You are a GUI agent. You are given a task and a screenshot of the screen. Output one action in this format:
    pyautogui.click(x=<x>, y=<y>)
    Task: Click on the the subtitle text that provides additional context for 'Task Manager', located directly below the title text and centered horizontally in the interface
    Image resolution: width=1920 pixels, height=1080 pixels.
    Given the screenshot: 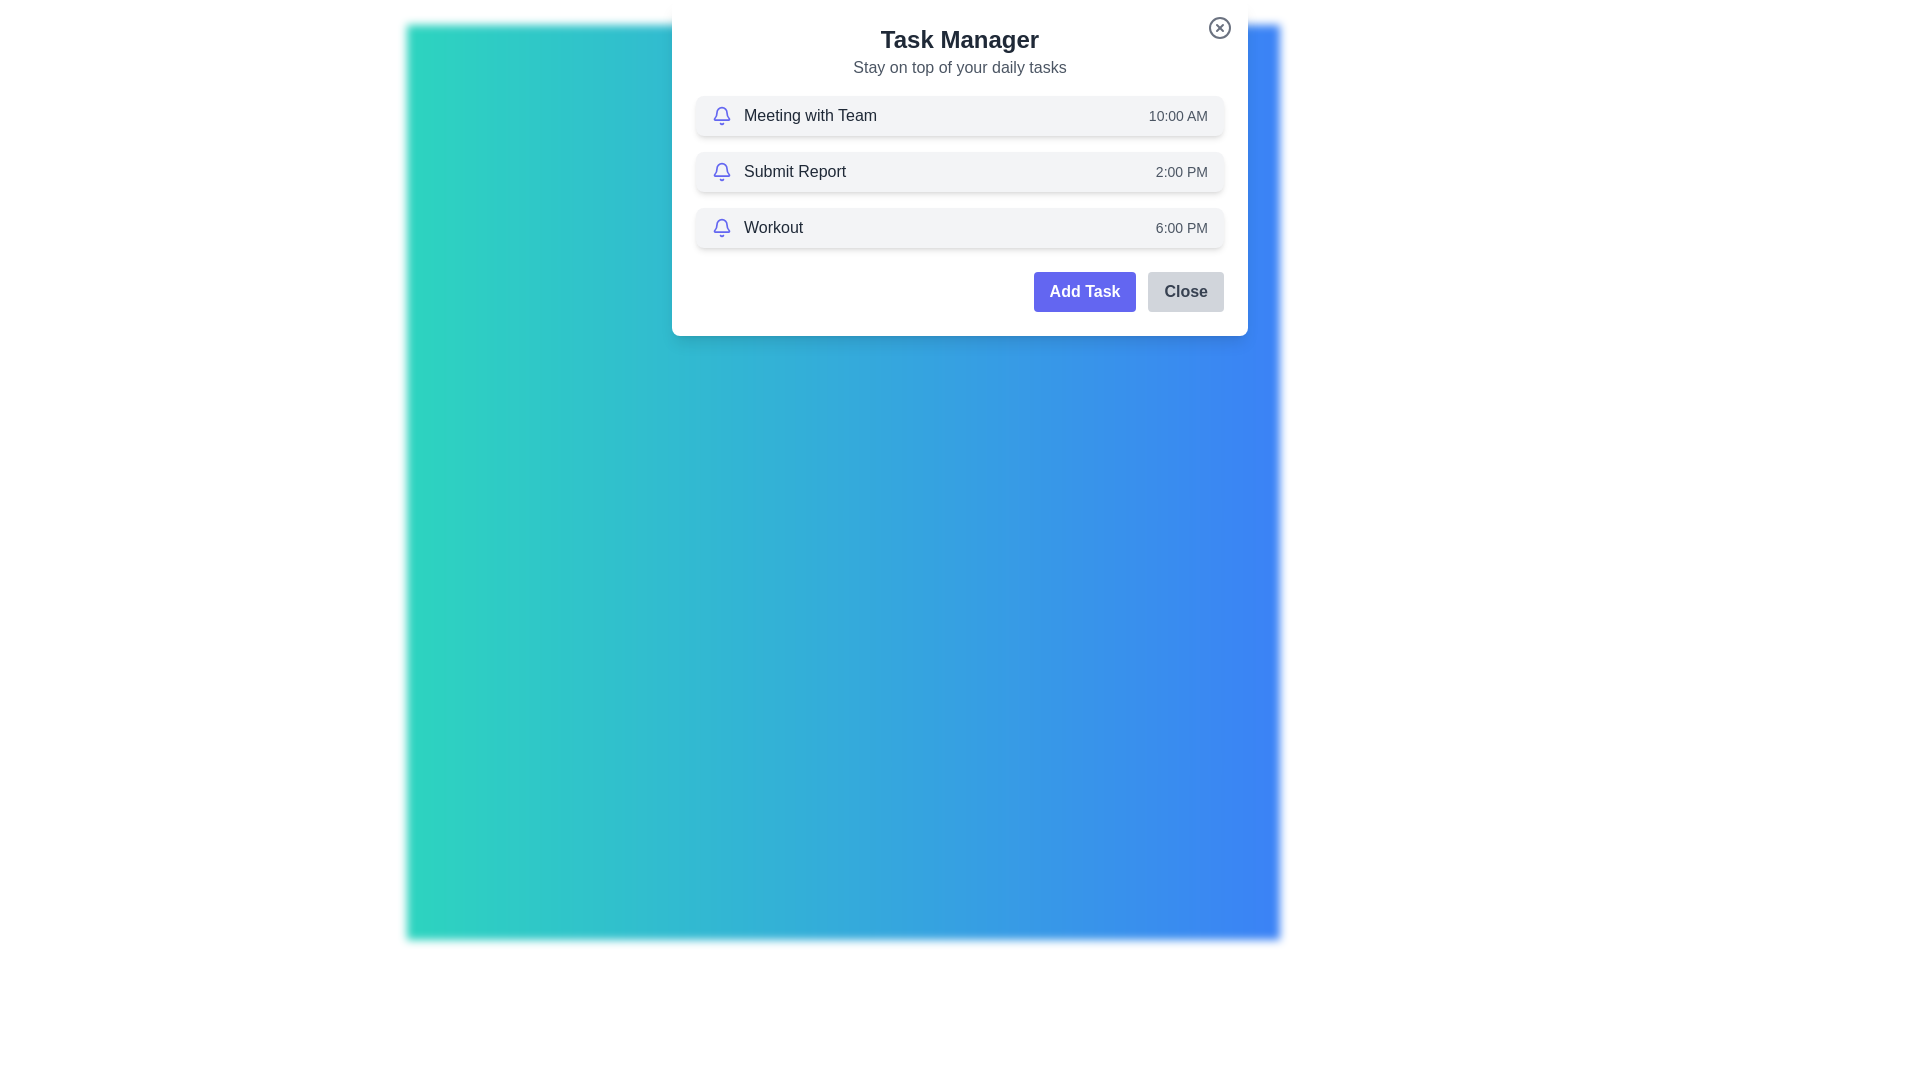 What is the action you would take?
    pyautogui.click(x=960, y=67)
    